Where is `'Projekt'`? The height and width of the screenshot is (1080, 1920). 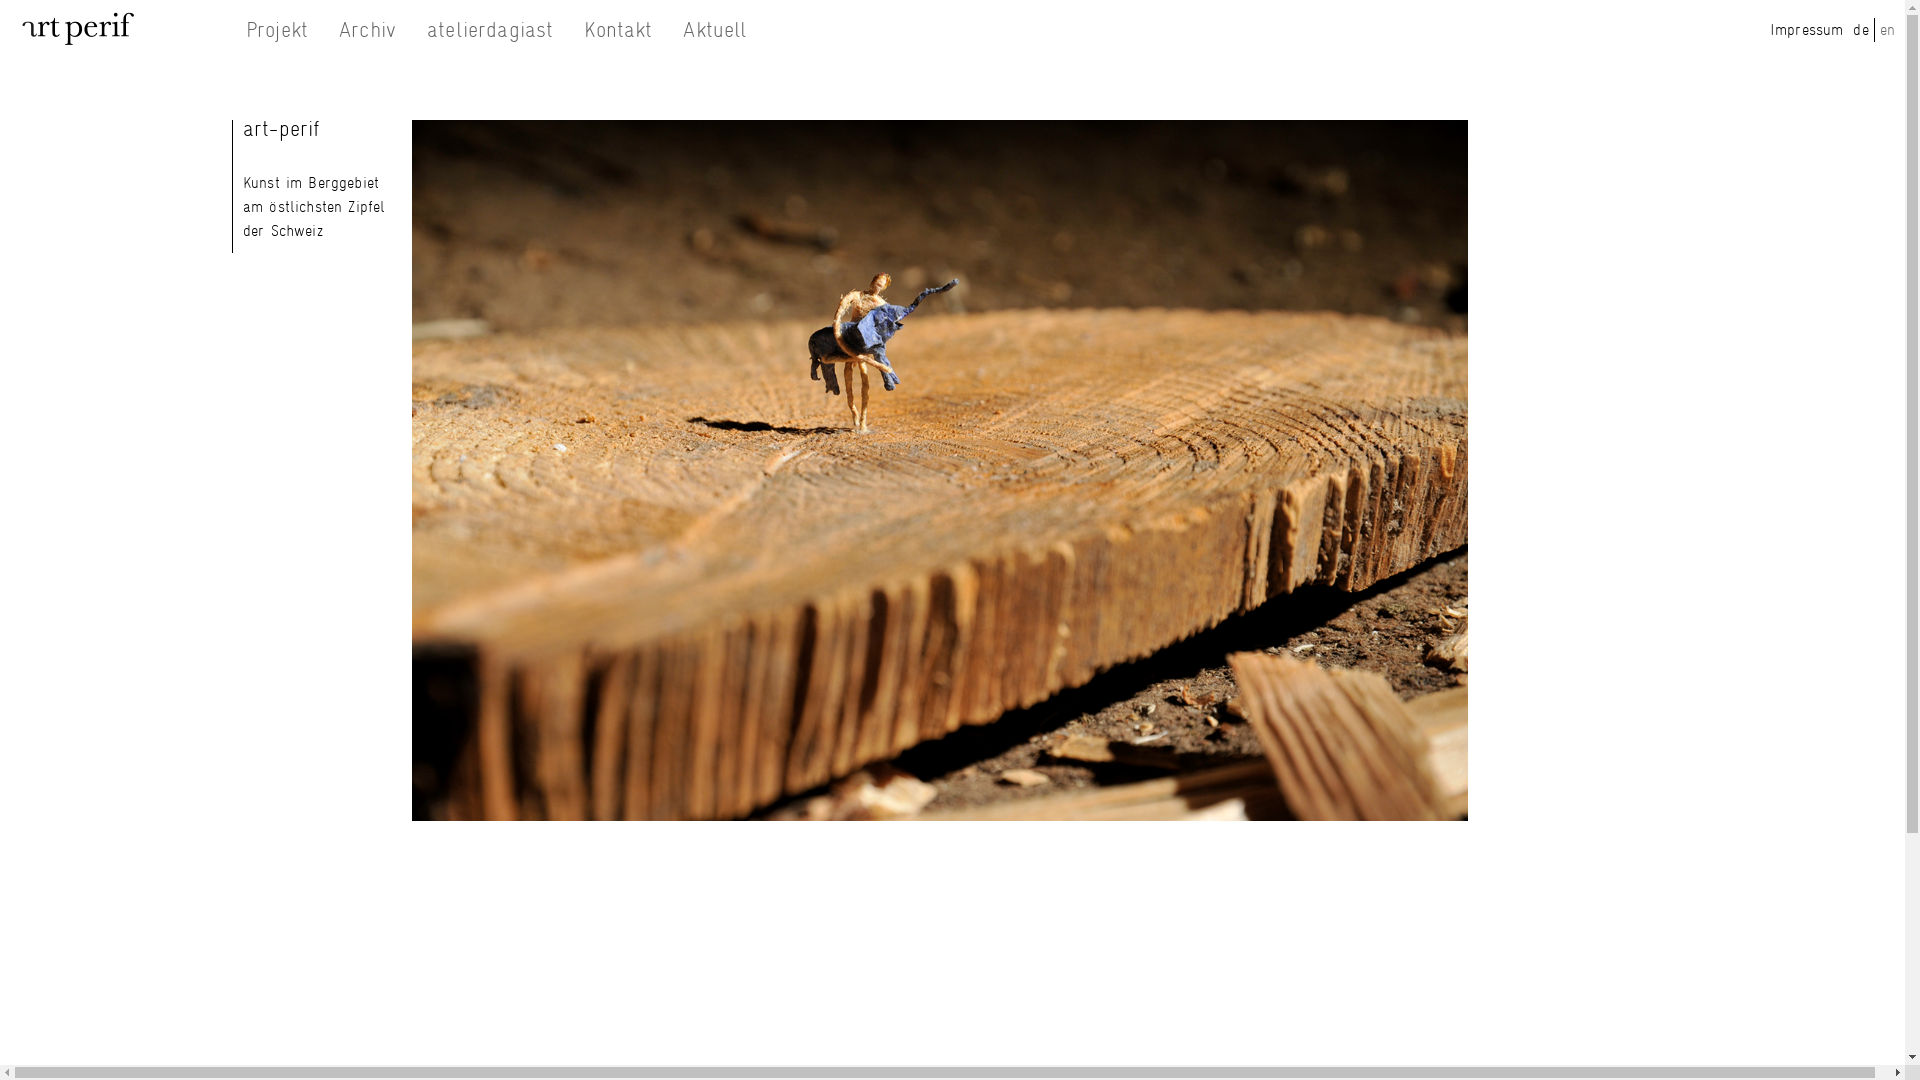 'Projekt' is located at coordinates (276, 29).